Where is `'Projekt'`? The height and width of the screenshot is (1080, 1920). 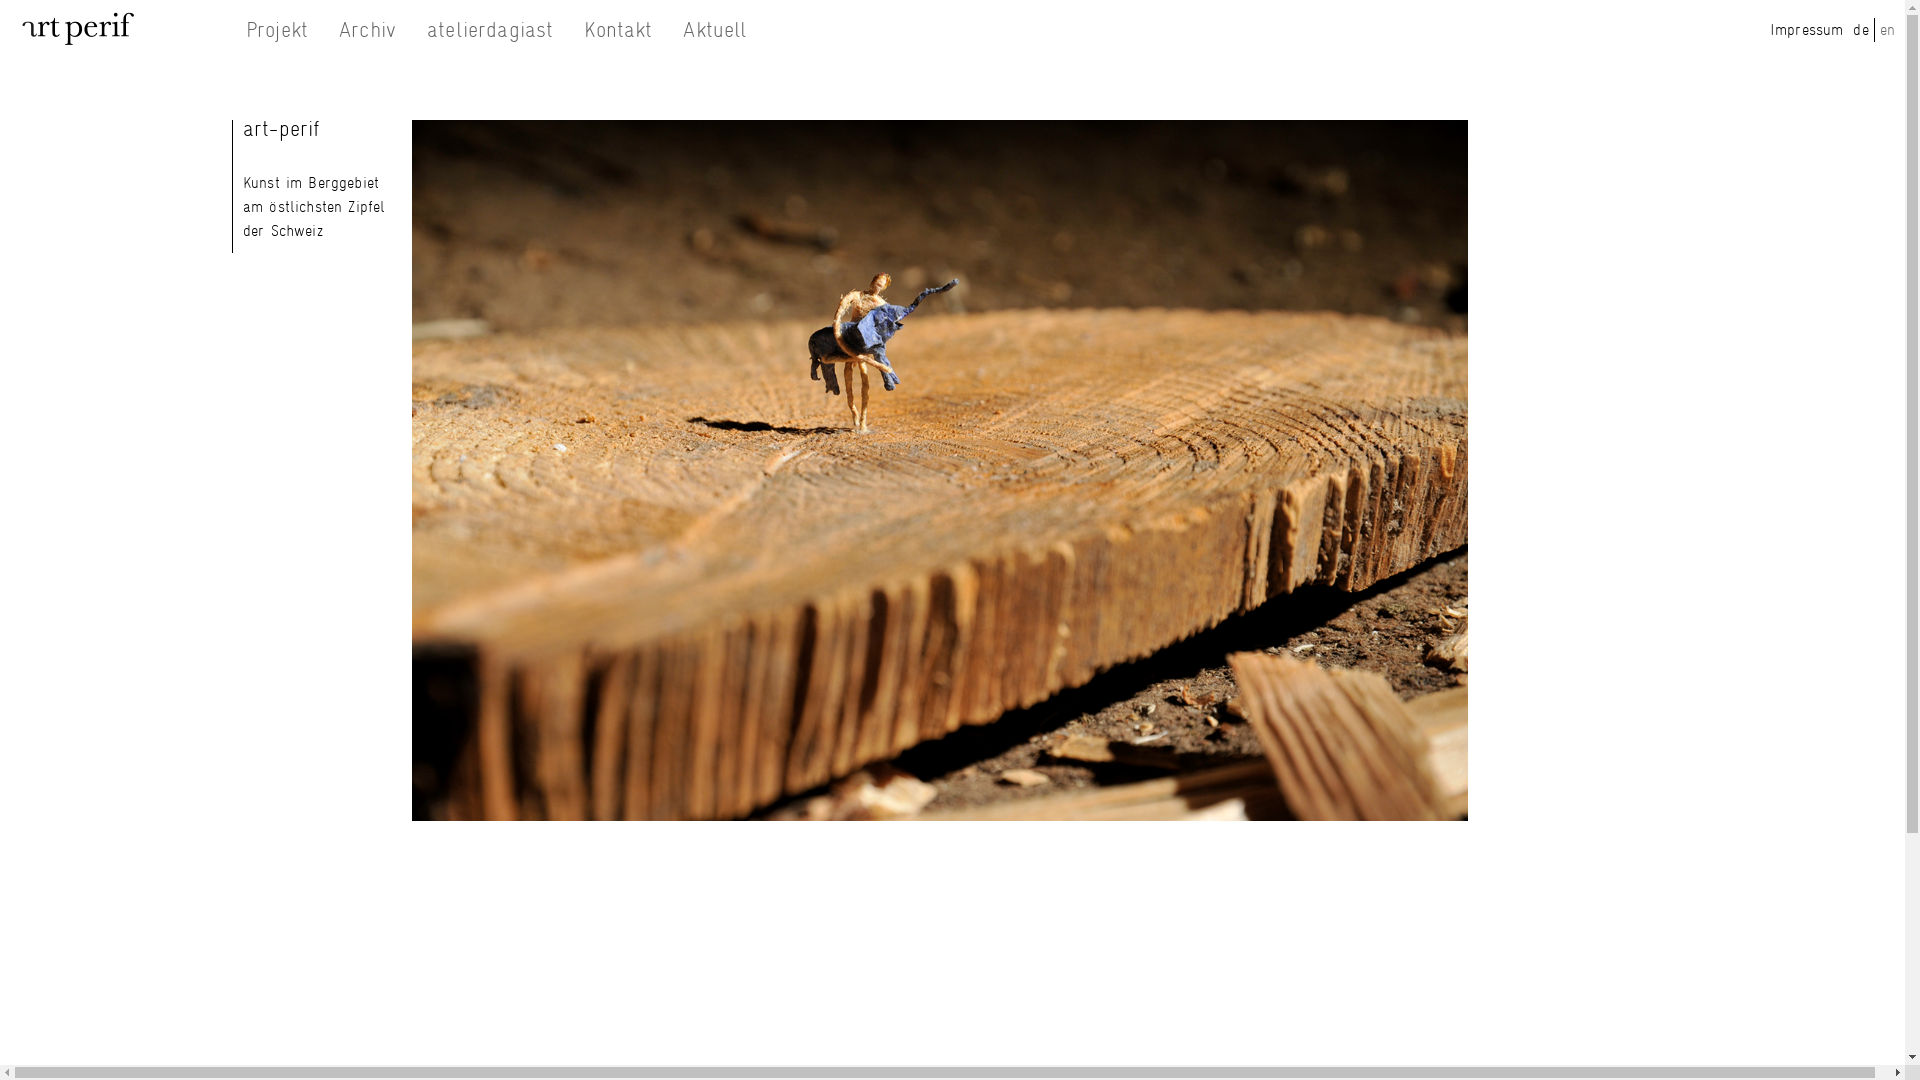 'Projekt' is located at coordinates (276, 29).